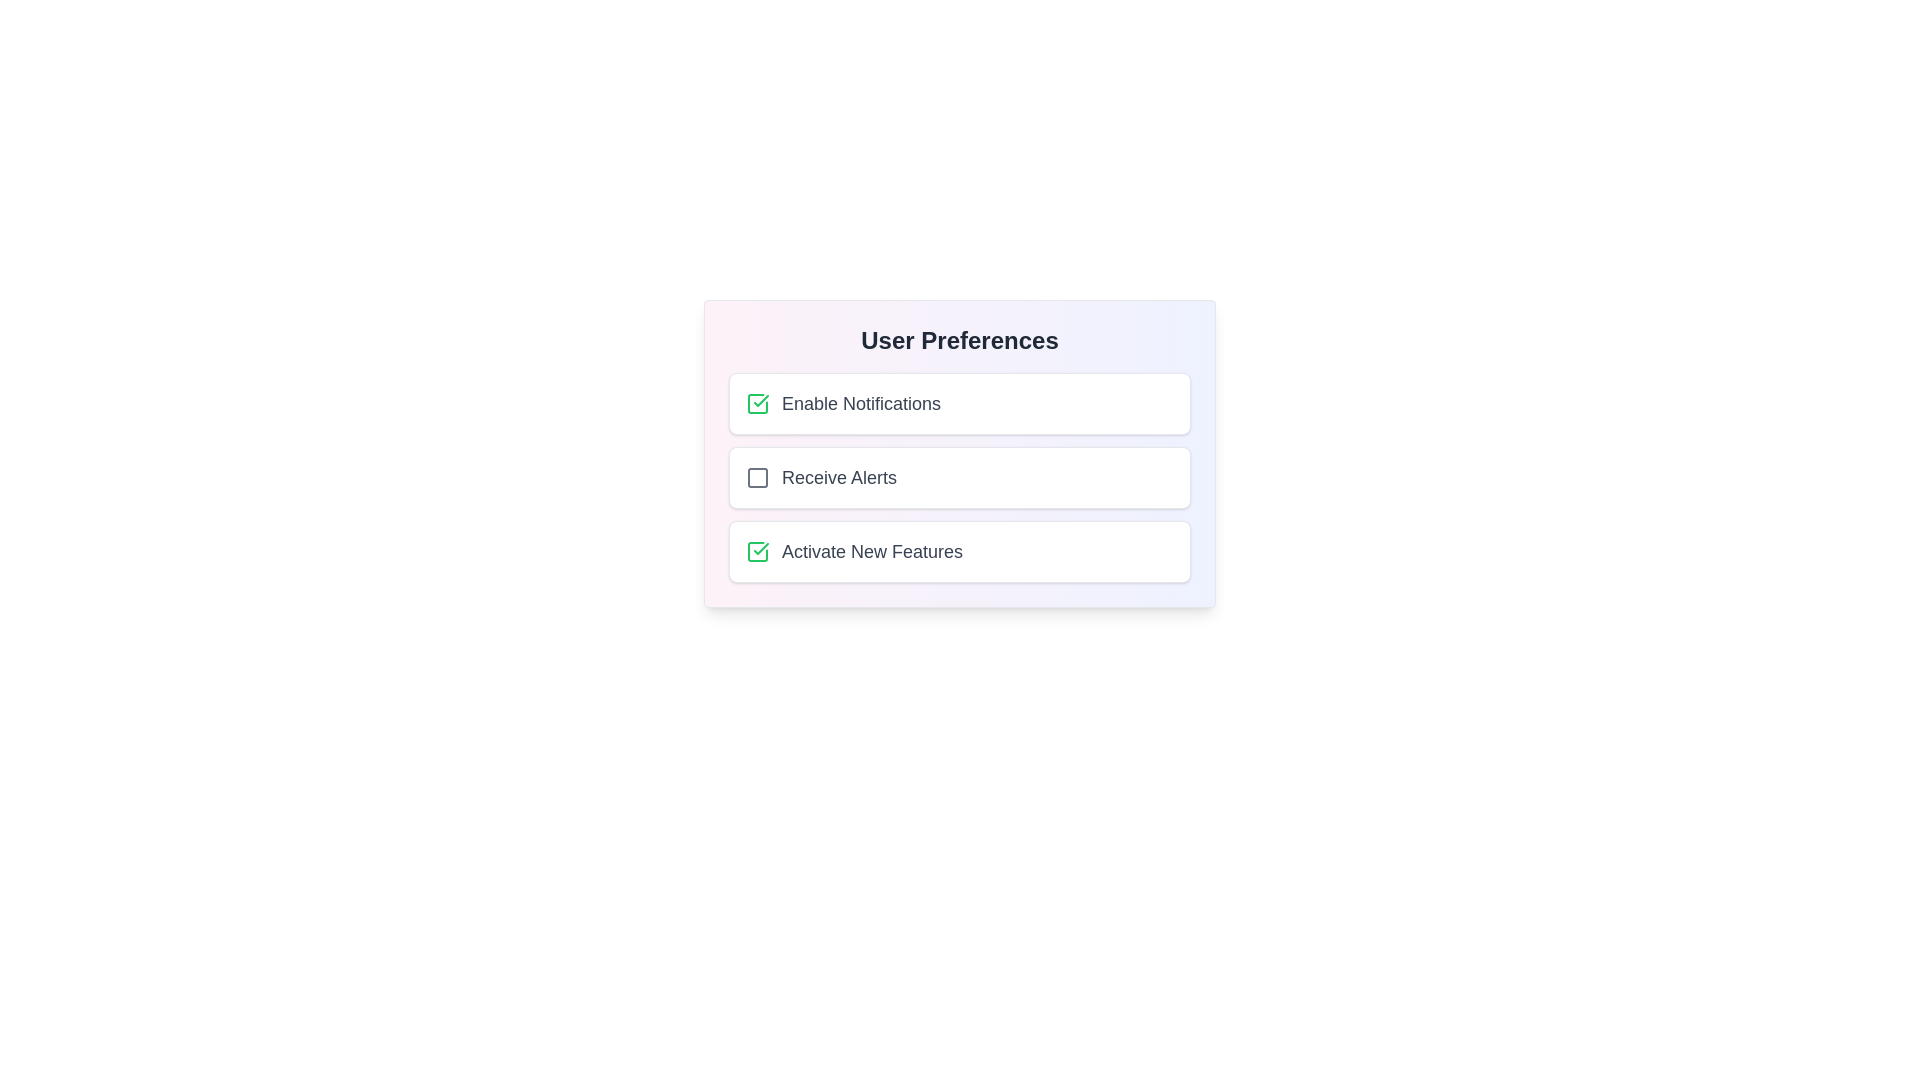  I want to click on the 'Activate New Features' selection option with a checkbox and label located in the 'User Preferences' section, so click(960, 551).